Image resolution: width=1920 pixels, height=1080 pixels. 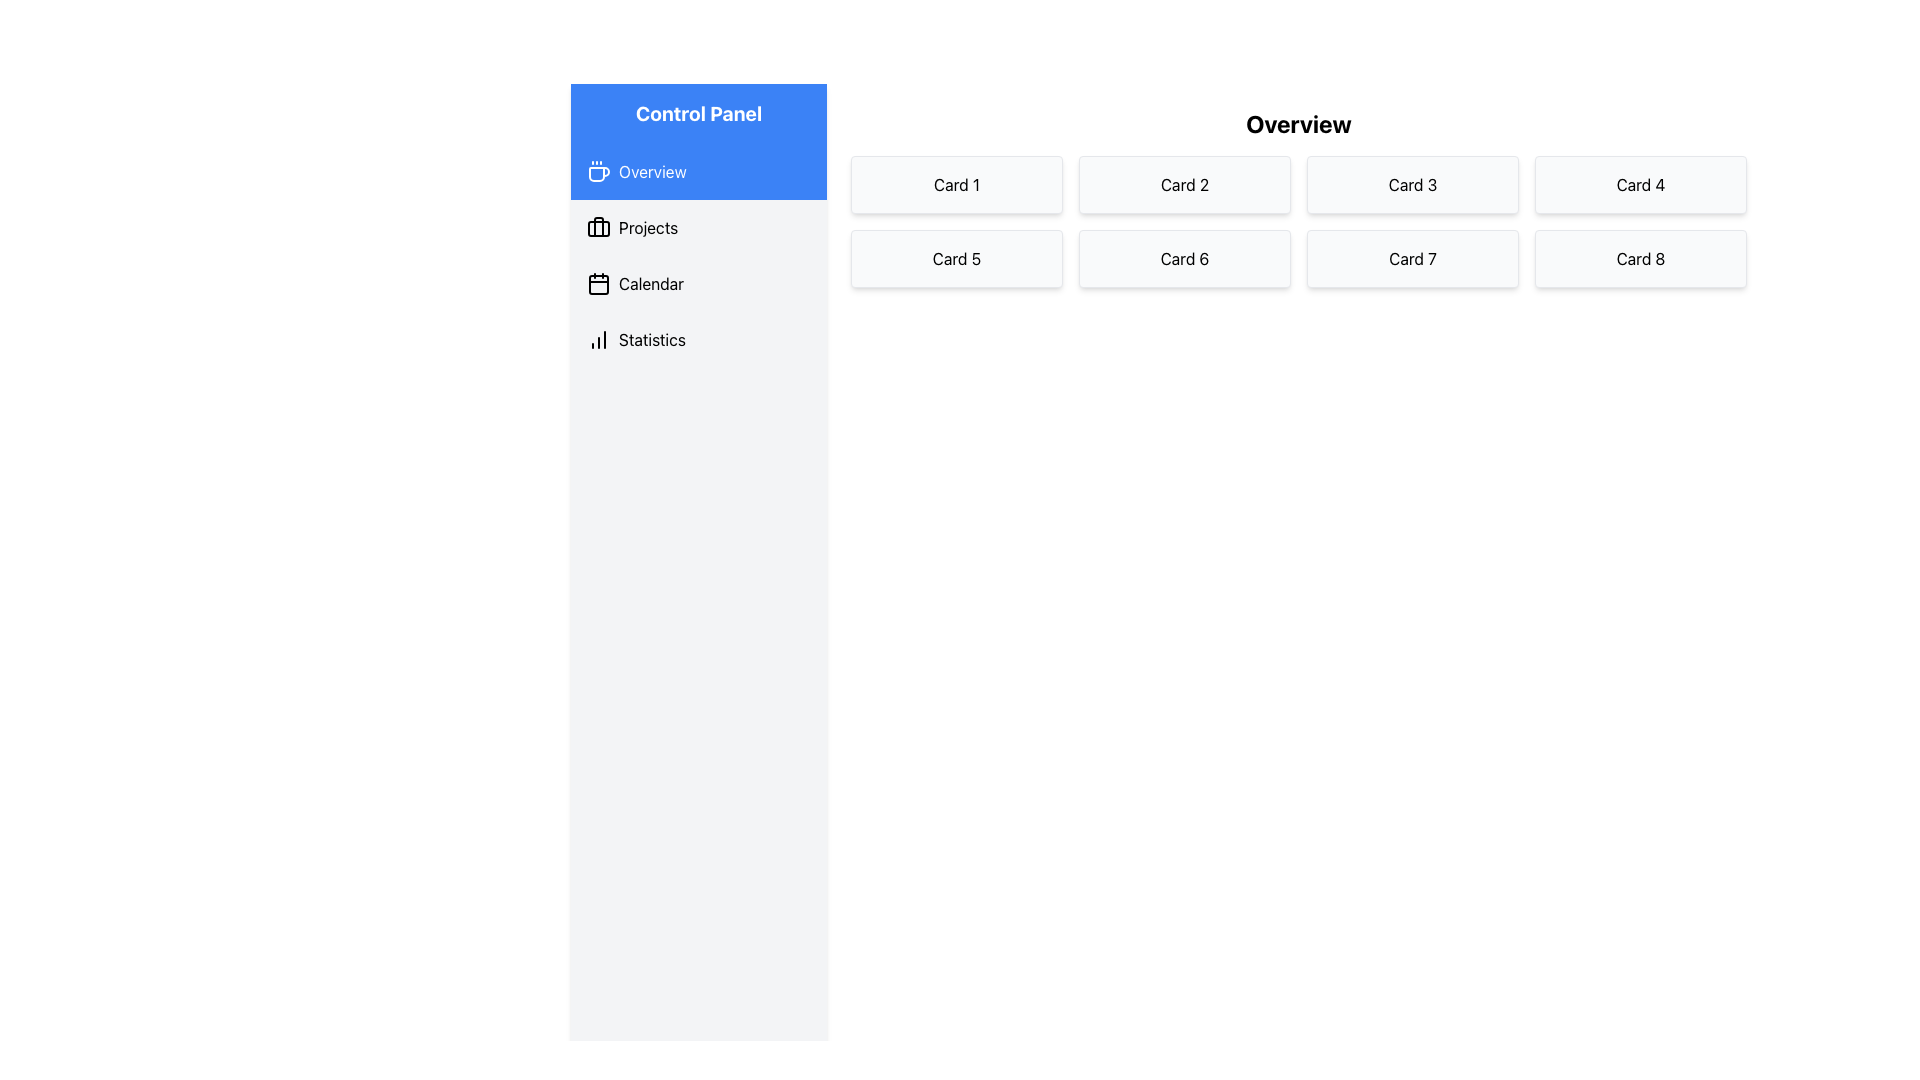 I want to click on the 'Projects' menu item in the vertical navigation bar, so click(x=699, y=226).